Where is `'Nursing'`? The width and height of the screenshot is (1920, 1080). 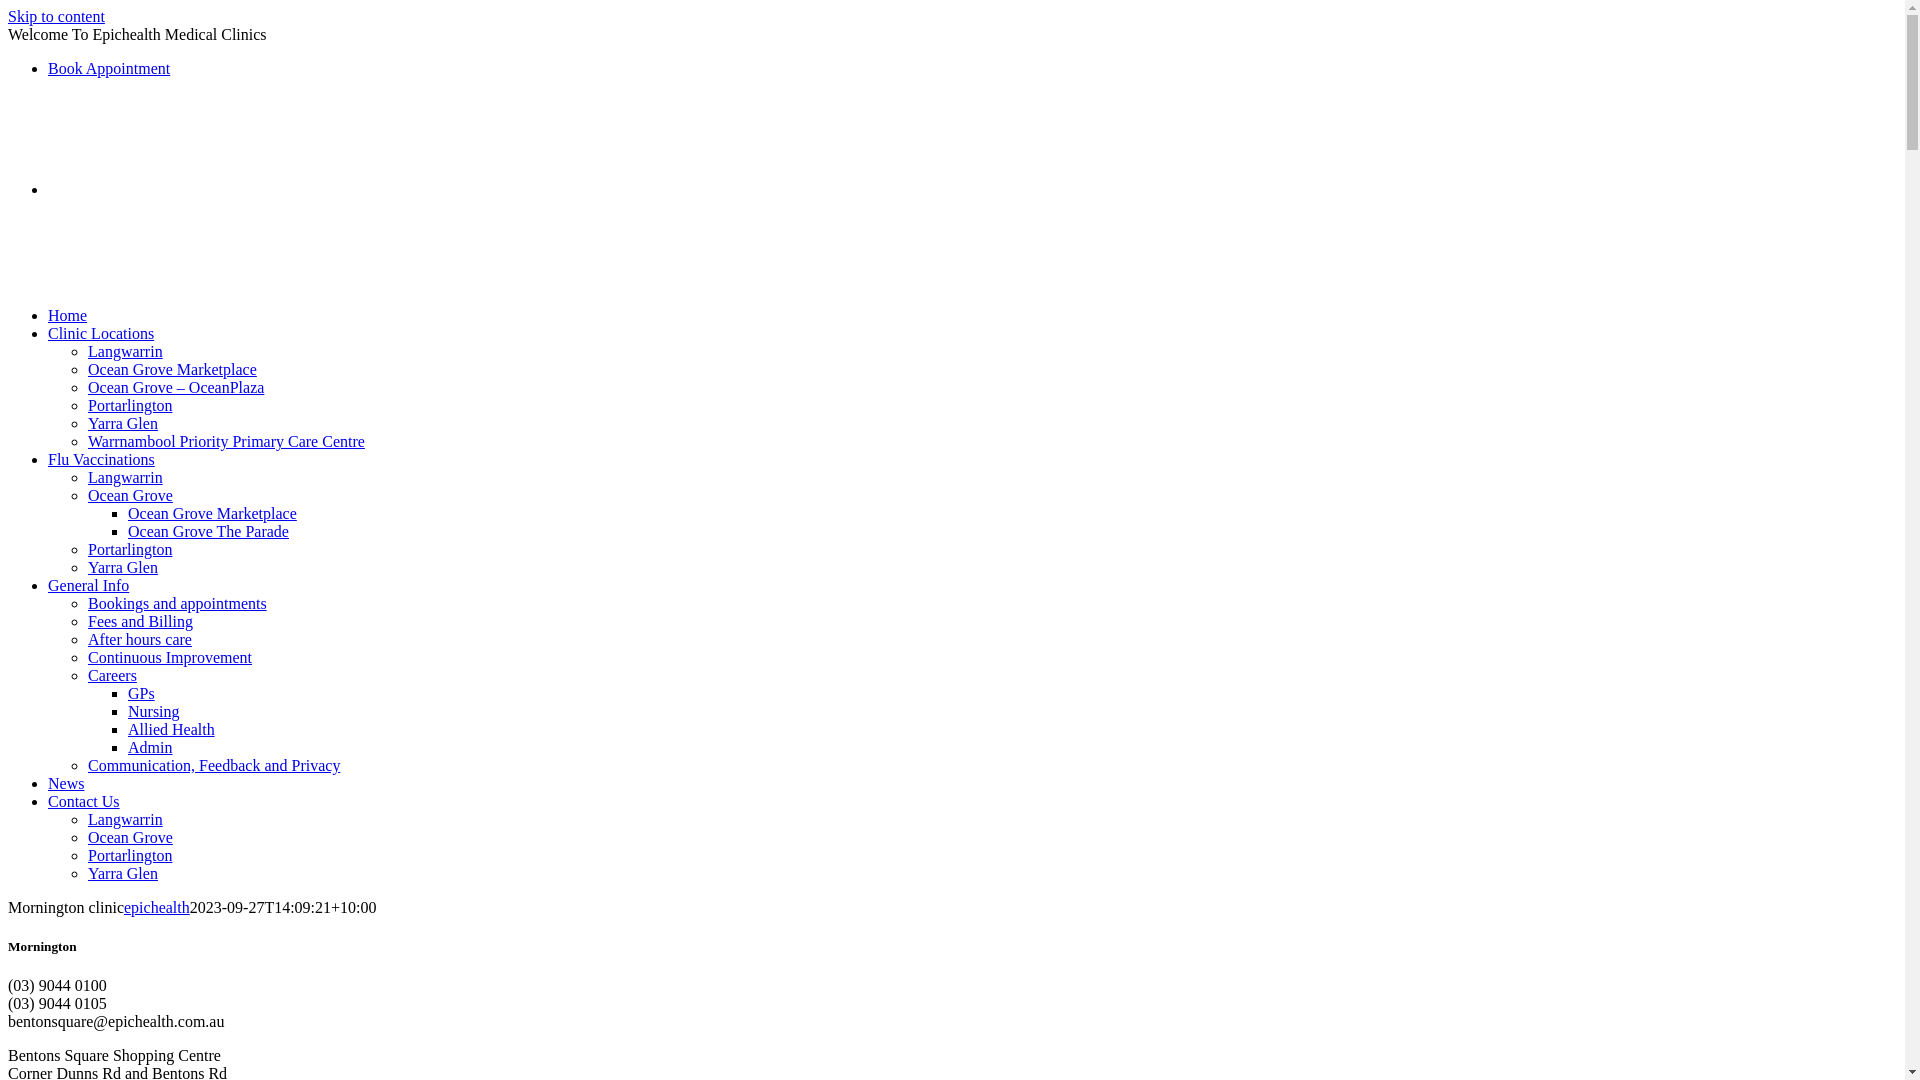 'Nursing' is located at coordinates (152, 710).